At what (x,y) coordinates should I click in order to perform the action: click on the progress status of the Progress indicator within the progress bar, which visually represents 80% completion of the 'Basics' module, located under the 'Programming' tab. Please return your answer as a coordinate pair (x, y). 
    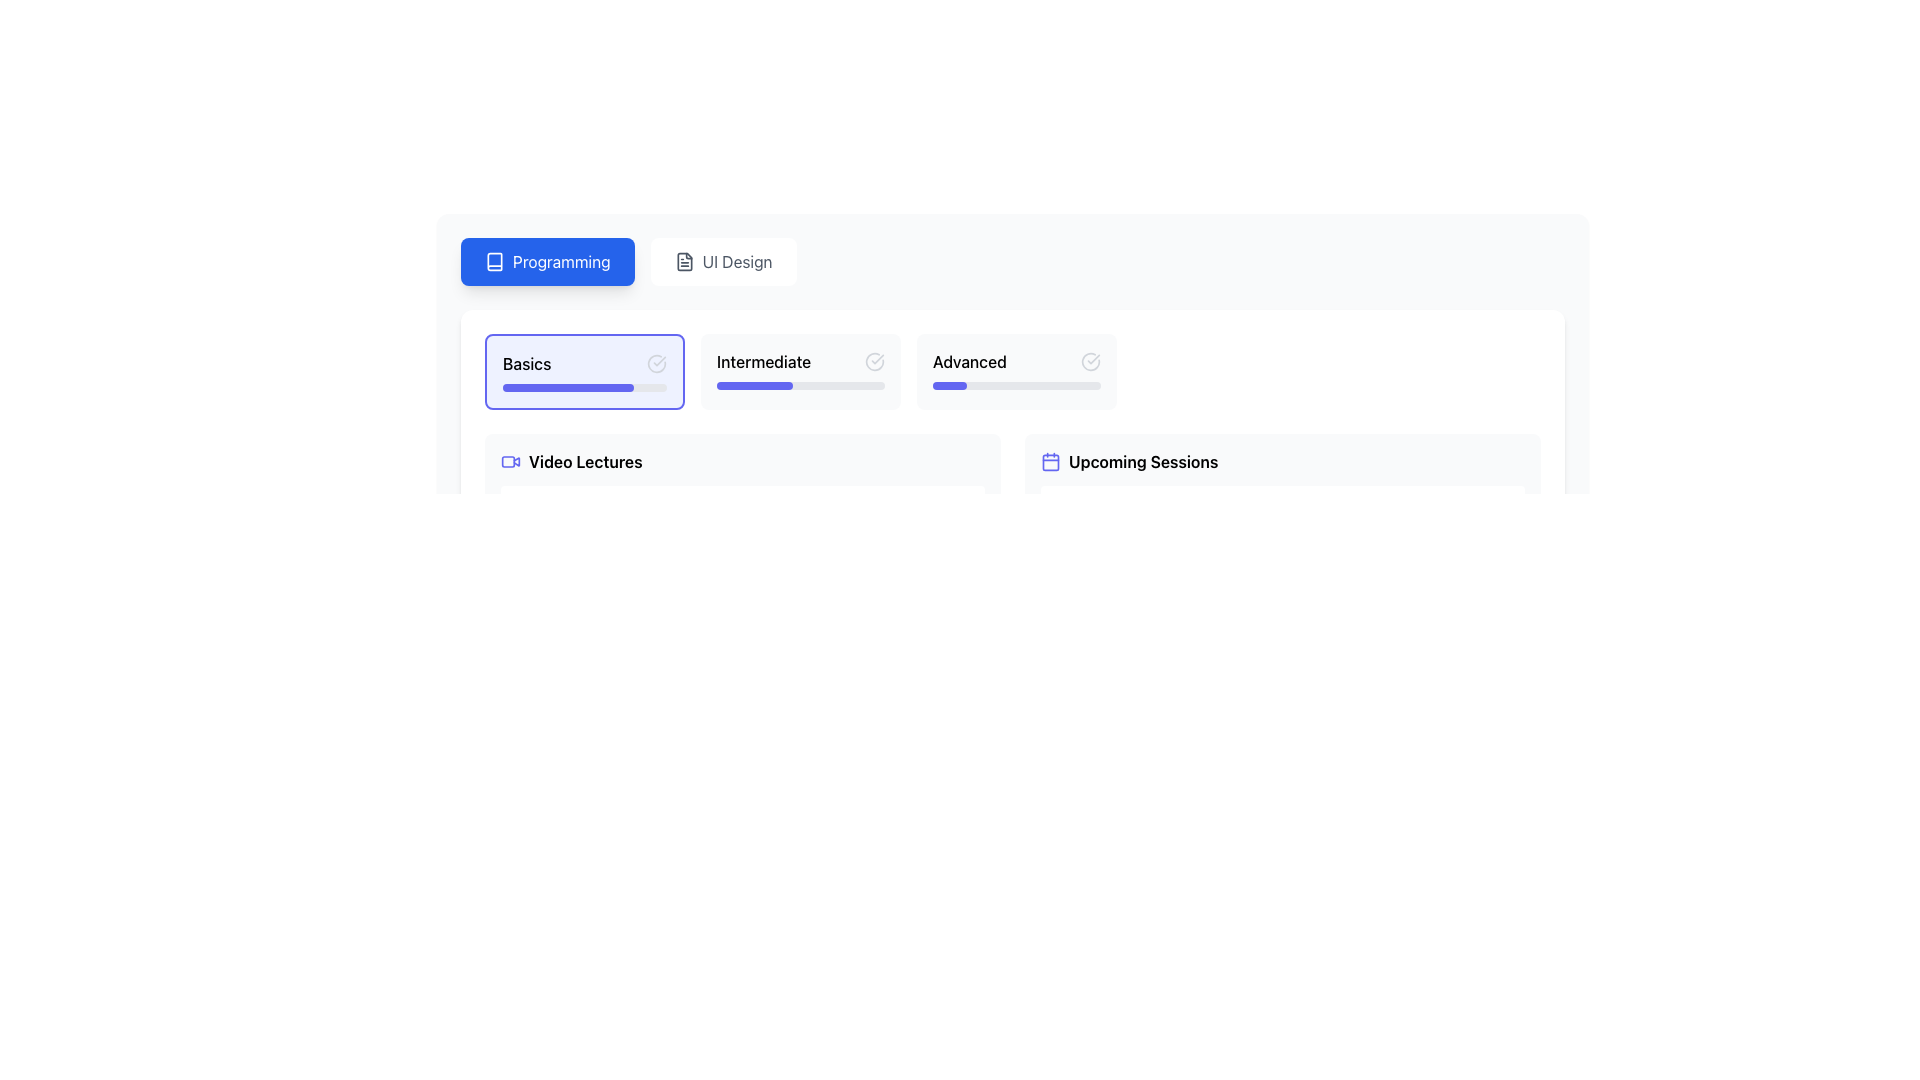
    Looking at the image, I should click on (567, 388).